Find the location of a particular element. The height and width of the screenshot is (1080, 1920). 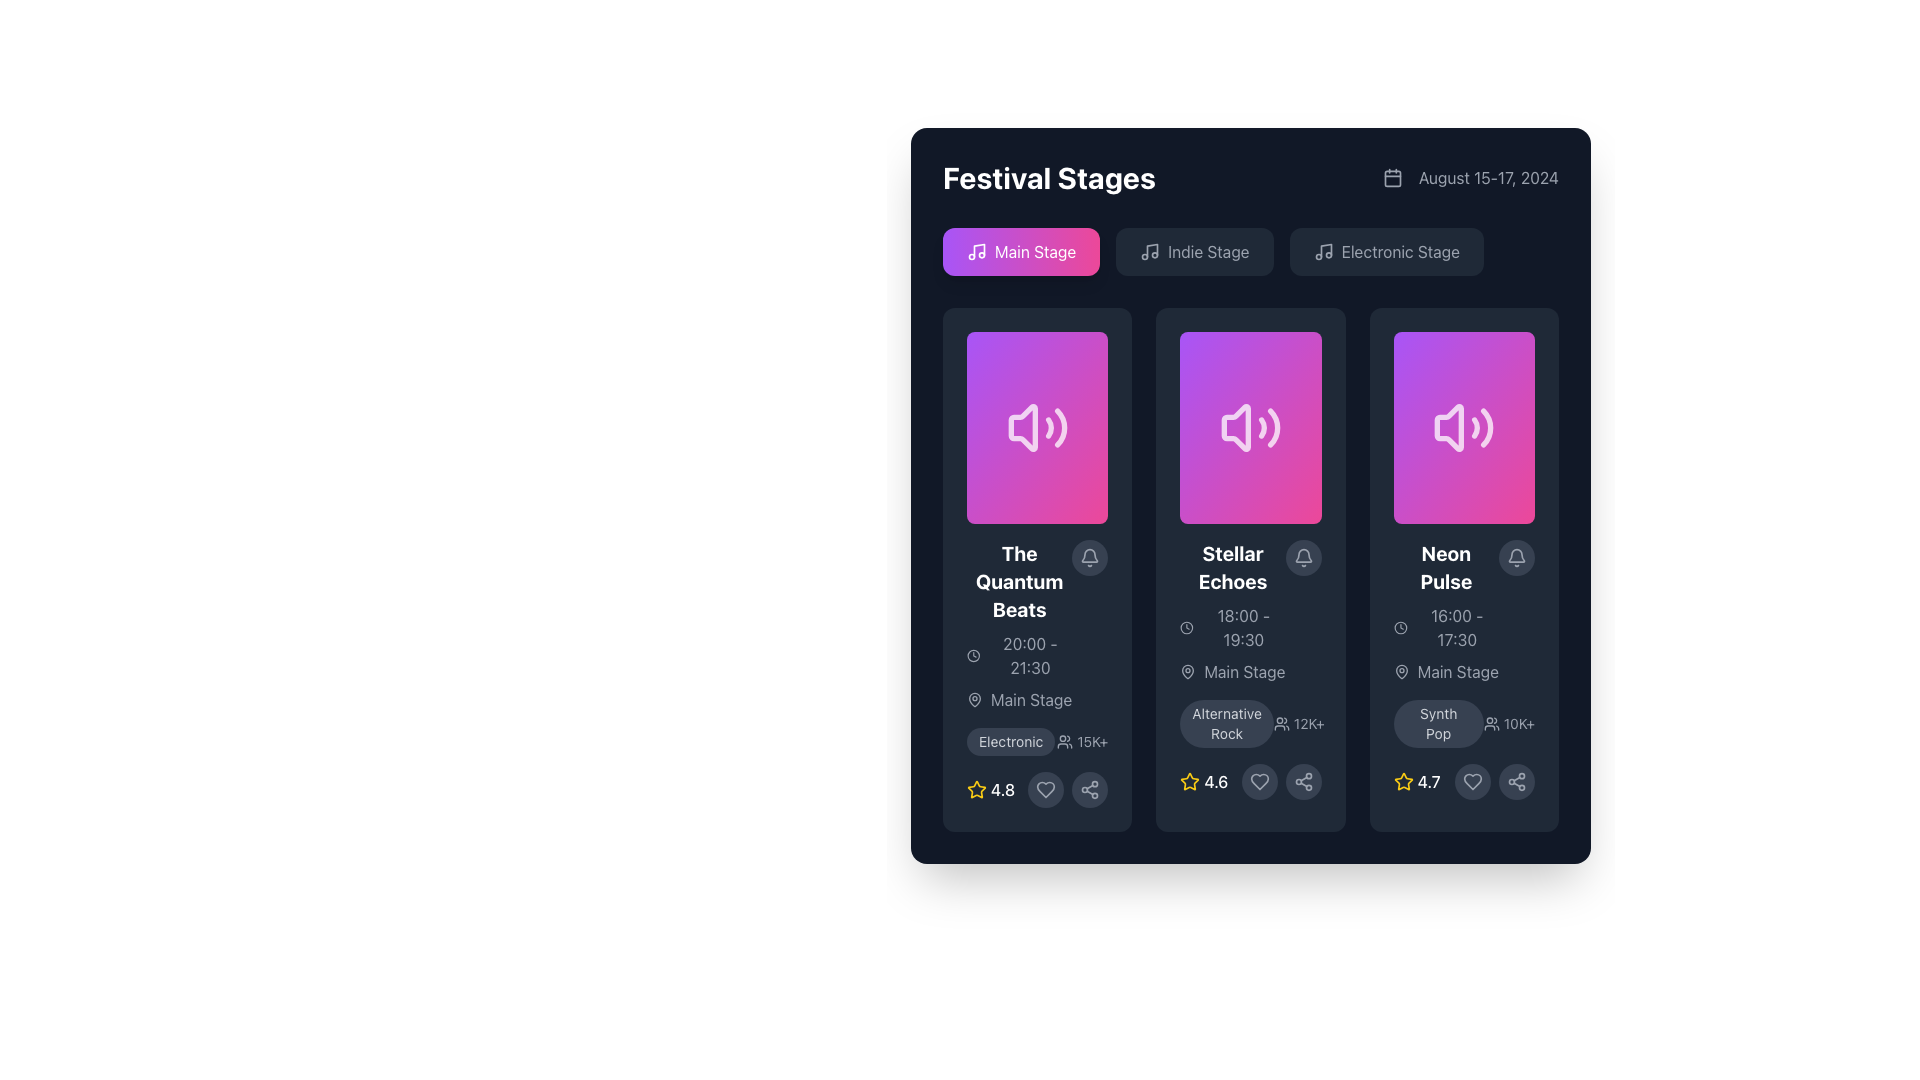

the heart-shaped icon button in the bottom section of the 'Stellar Echoes' card to mark it as favorite or like is located at coordinates (1258, 781).